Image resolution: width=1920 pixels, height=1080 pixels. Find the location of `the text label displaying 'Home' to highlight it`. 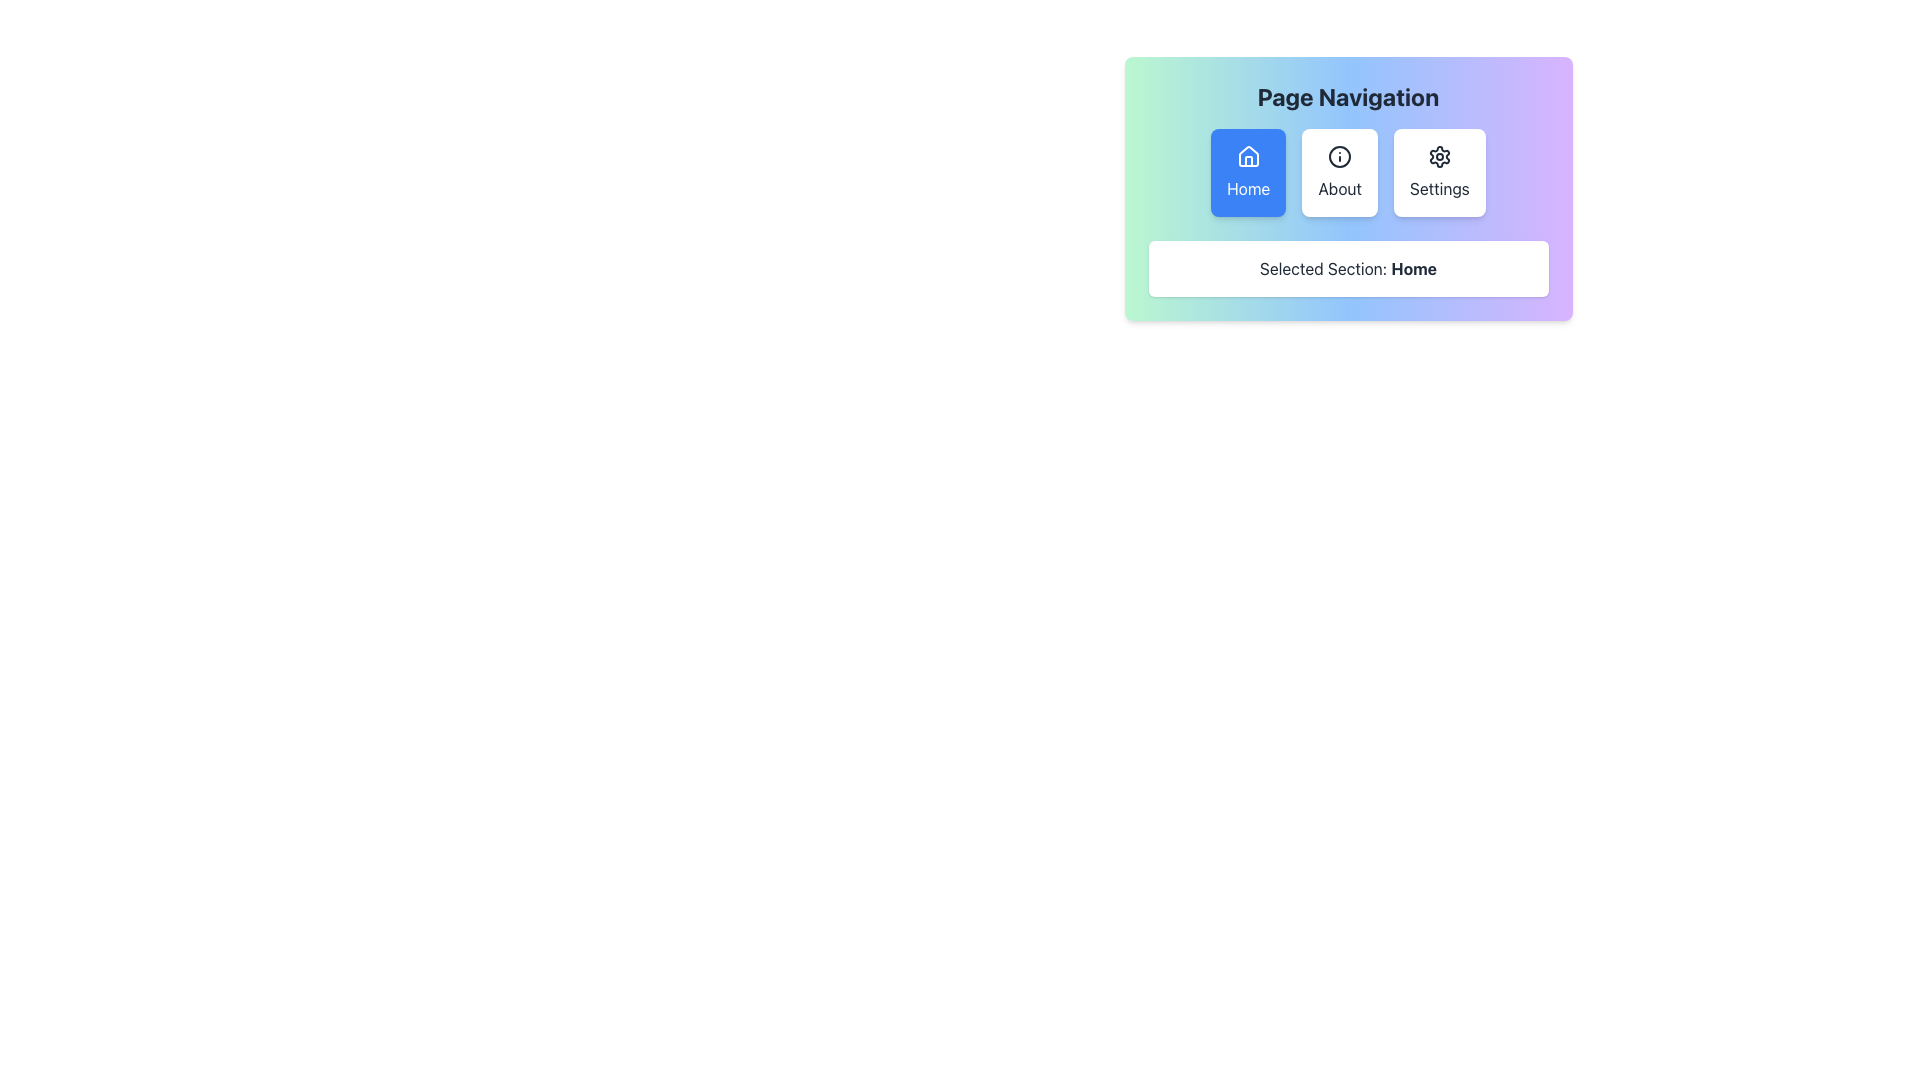

the text label displaying 'Home' to highlight it is located at coordinates (1413, 268).